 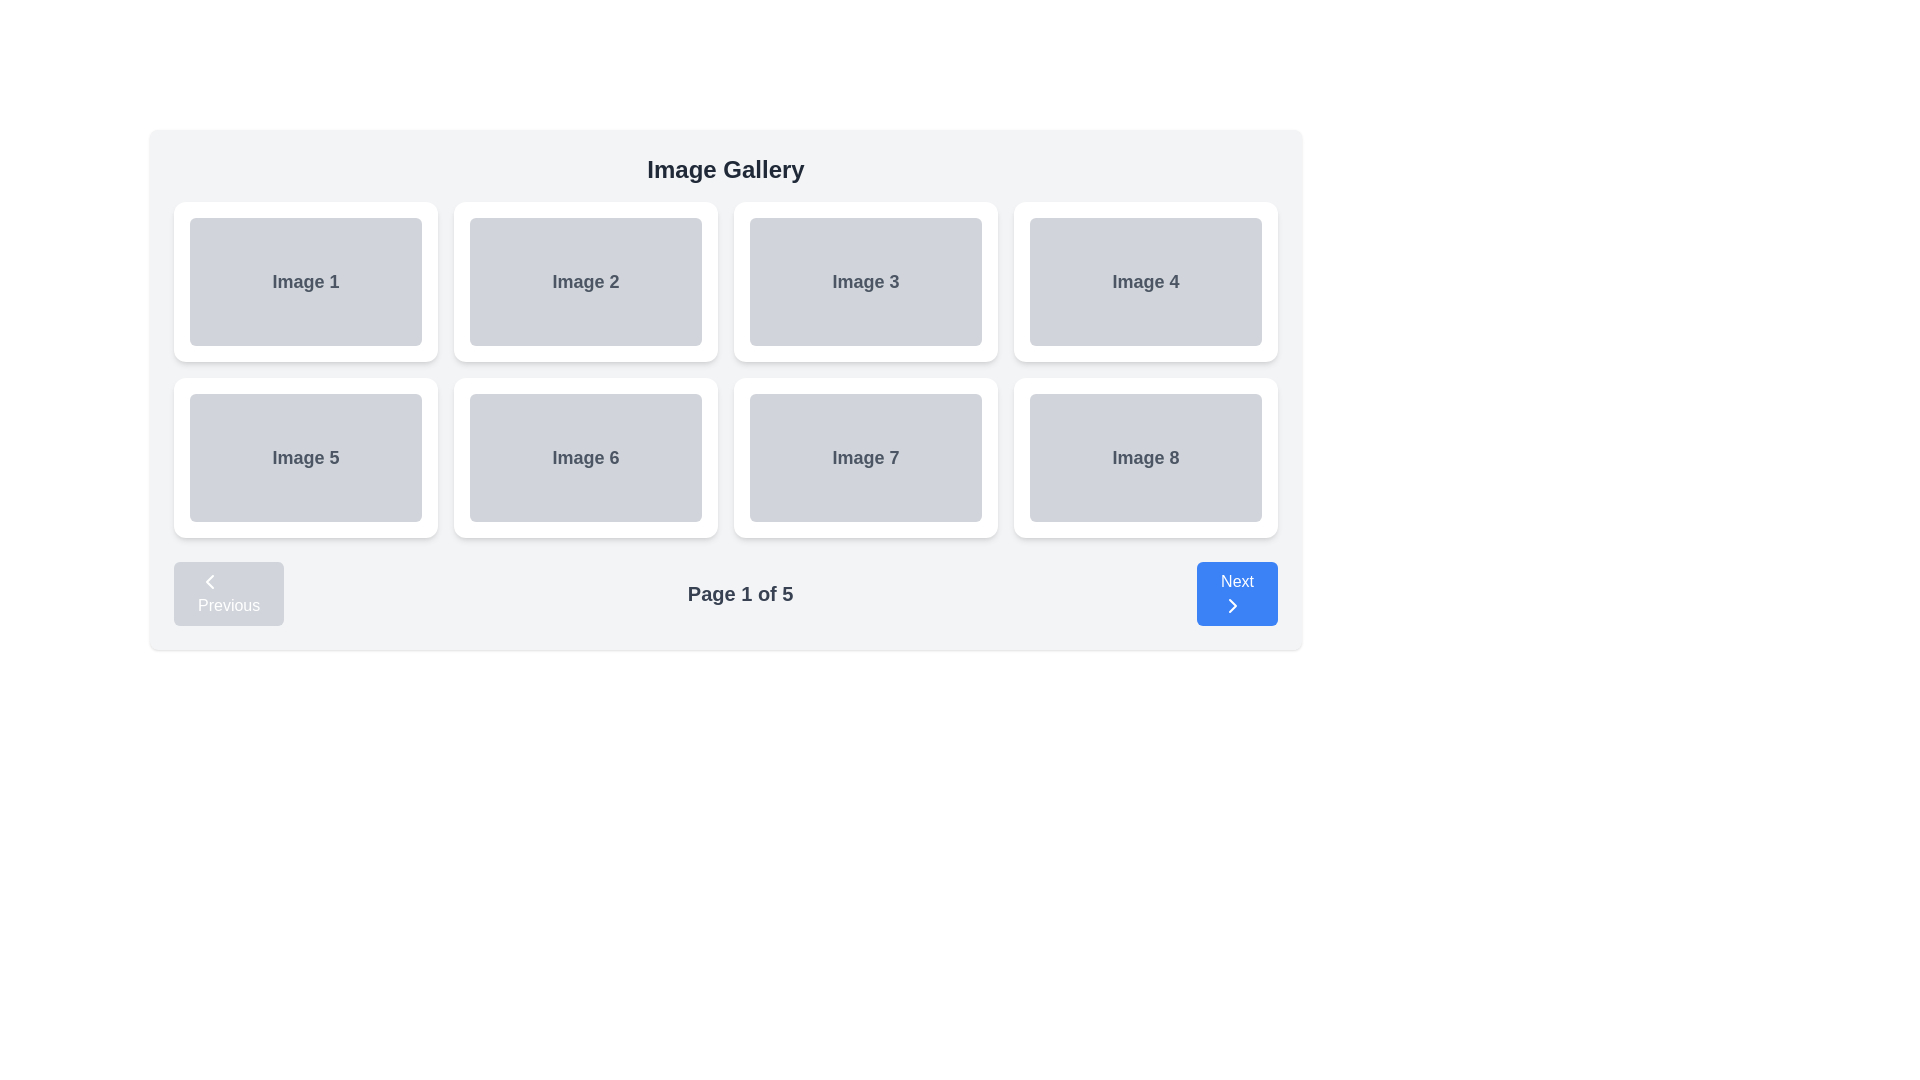 I want to click on the fourth card in the first row of the 4x2 grid layout, which has a white background, rounded corners, and contains the text 'Image 4', so click(x=1146, y=281).